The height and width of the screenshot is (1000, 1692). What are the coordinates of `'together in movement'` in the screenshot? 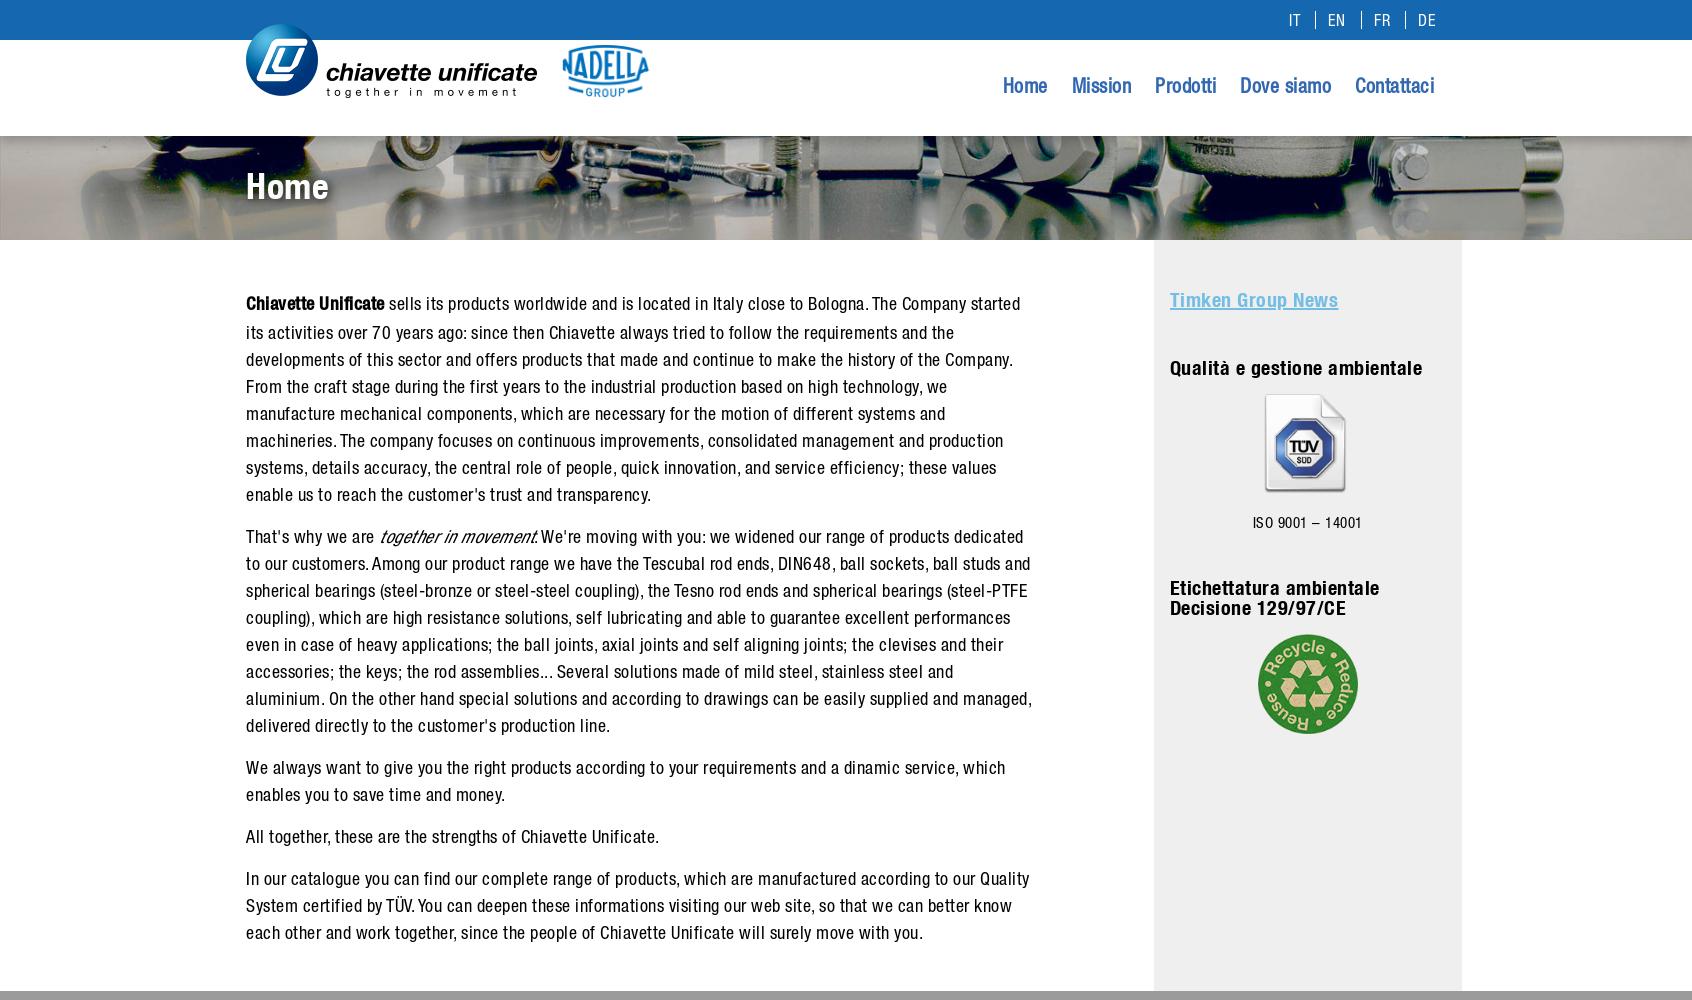 It's located at (455, 536).